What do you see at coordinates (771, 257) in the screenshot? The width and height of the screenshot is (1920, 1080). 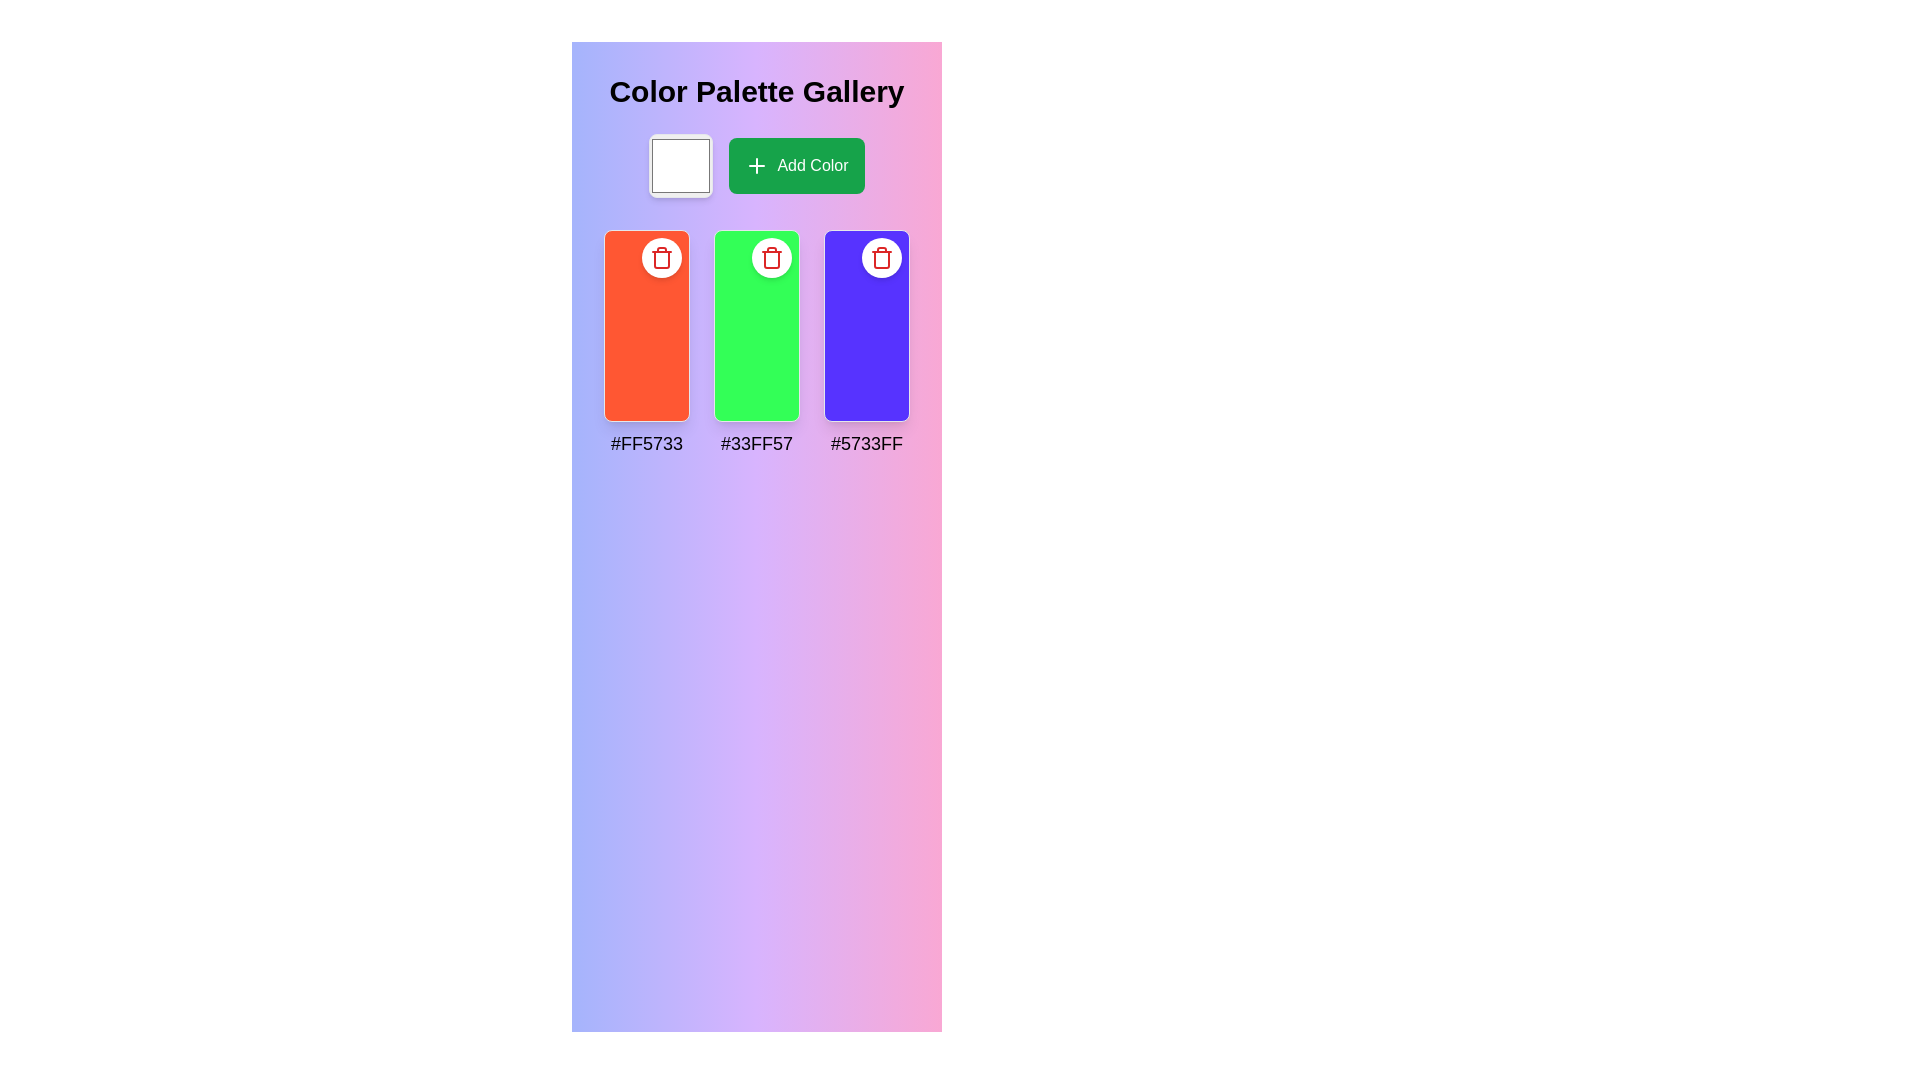 I see `the trash can icon button located in the upper-right corner of the colored tile with the text '#5733FF' as part of keyboard navigation` at bounding box center [771, 257].